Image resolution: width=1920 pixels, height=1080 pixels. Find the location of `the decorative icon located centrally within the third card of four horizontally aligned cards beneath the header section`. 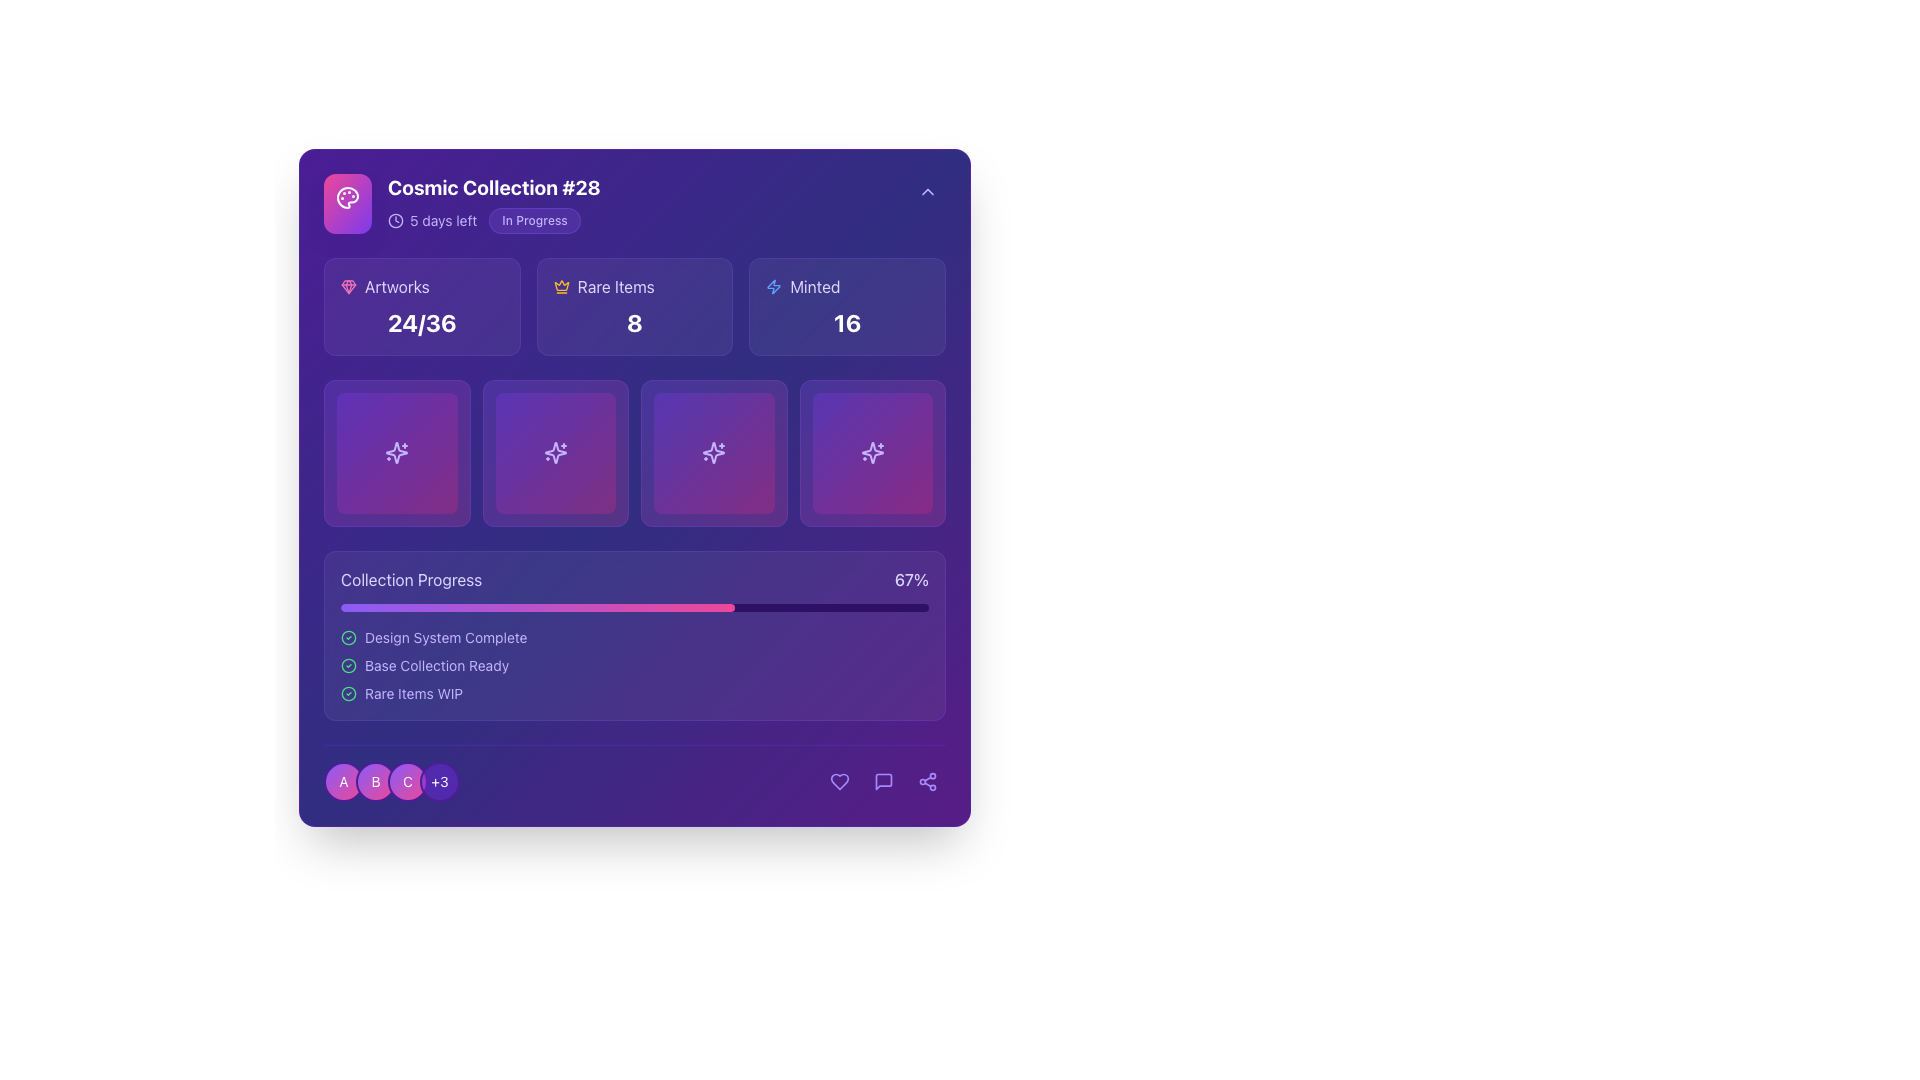

the decorative icon located centrally within the third card of four horizontally aligned cards beneath the header section is located at coordinates (555, 453).